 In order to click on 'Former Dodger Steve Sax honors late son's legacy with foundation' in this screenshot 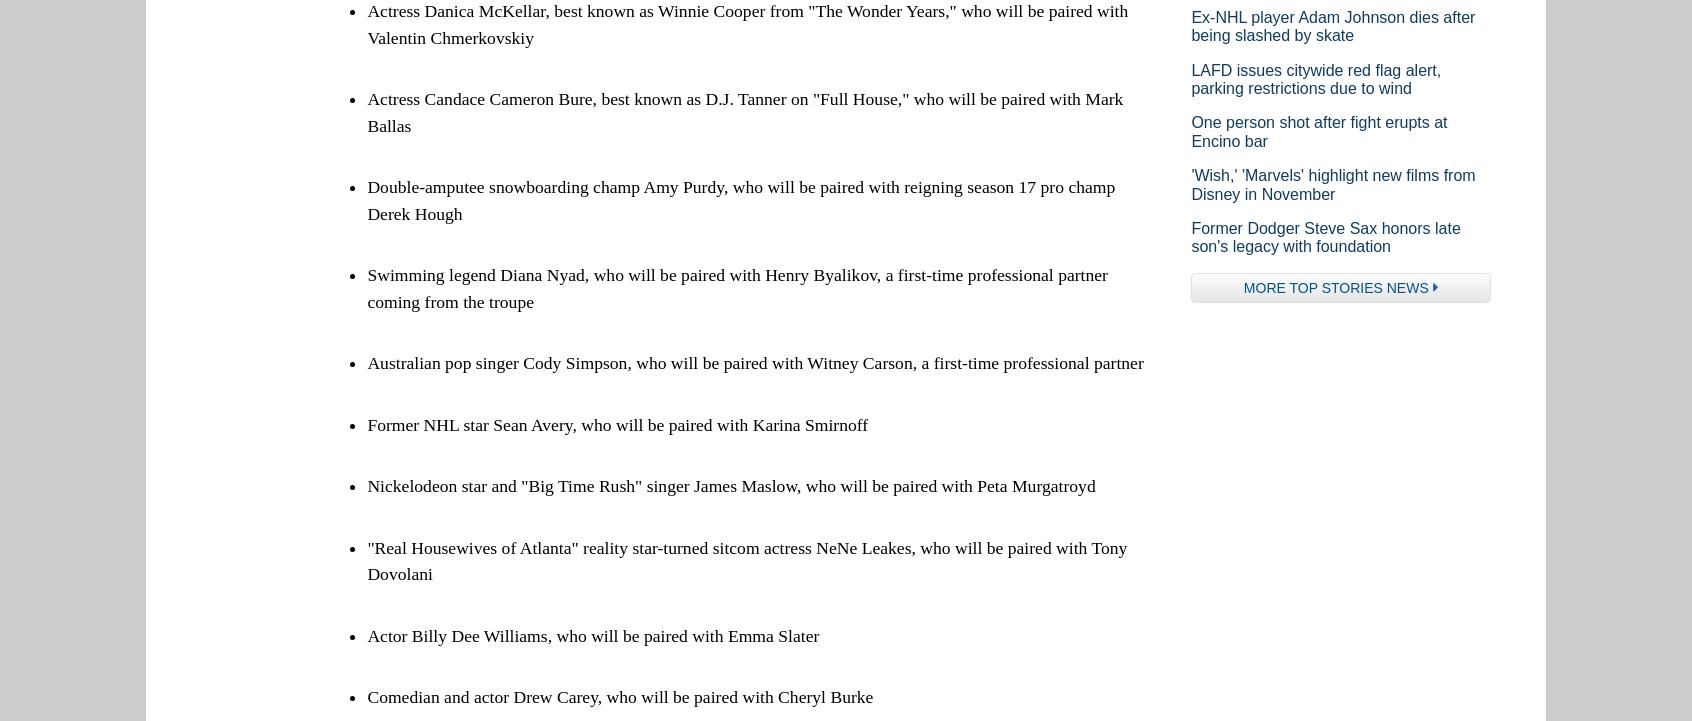, I will do `click(1189, 236)`.